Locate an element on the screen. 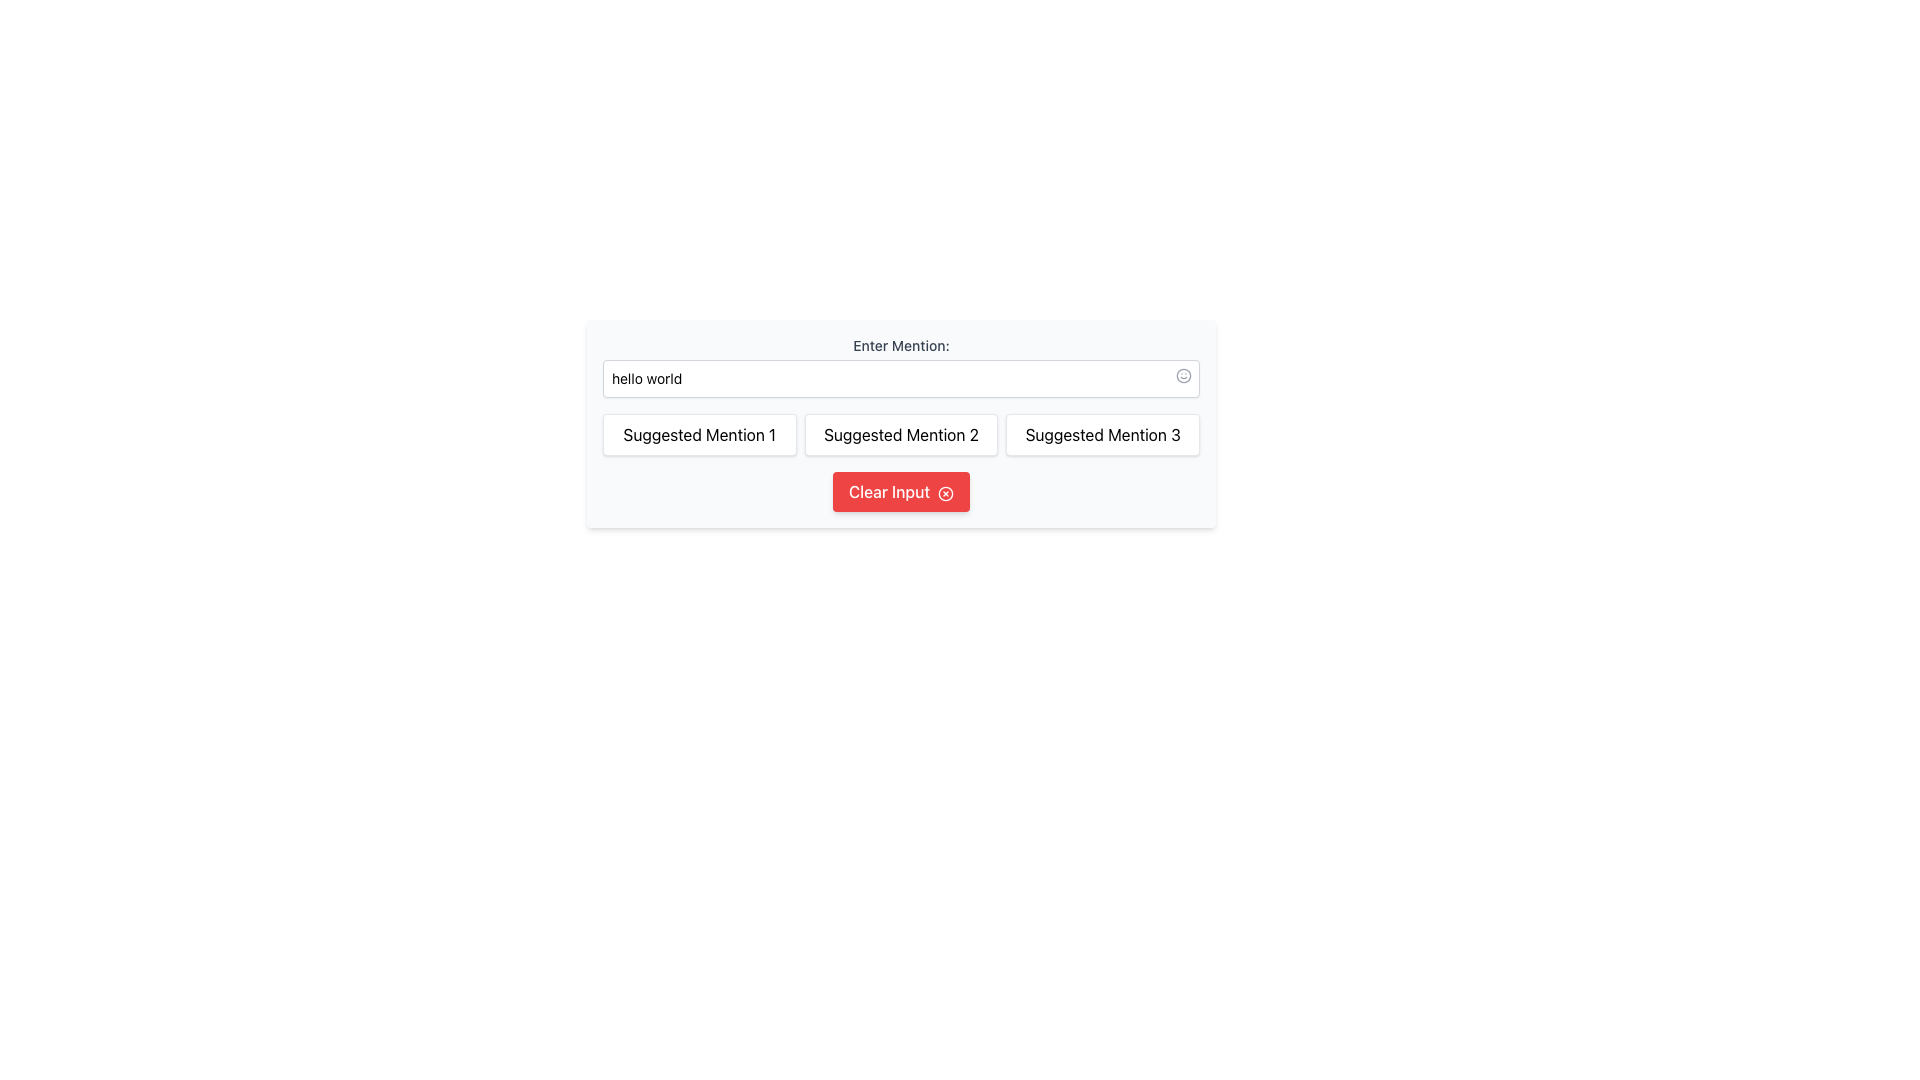  the SVG circle element, which is a small circle with a radius of 10 units, located at the center of a 24x24 pixel icon in the top-right corner of the box is located at coordinates (1184, 375).